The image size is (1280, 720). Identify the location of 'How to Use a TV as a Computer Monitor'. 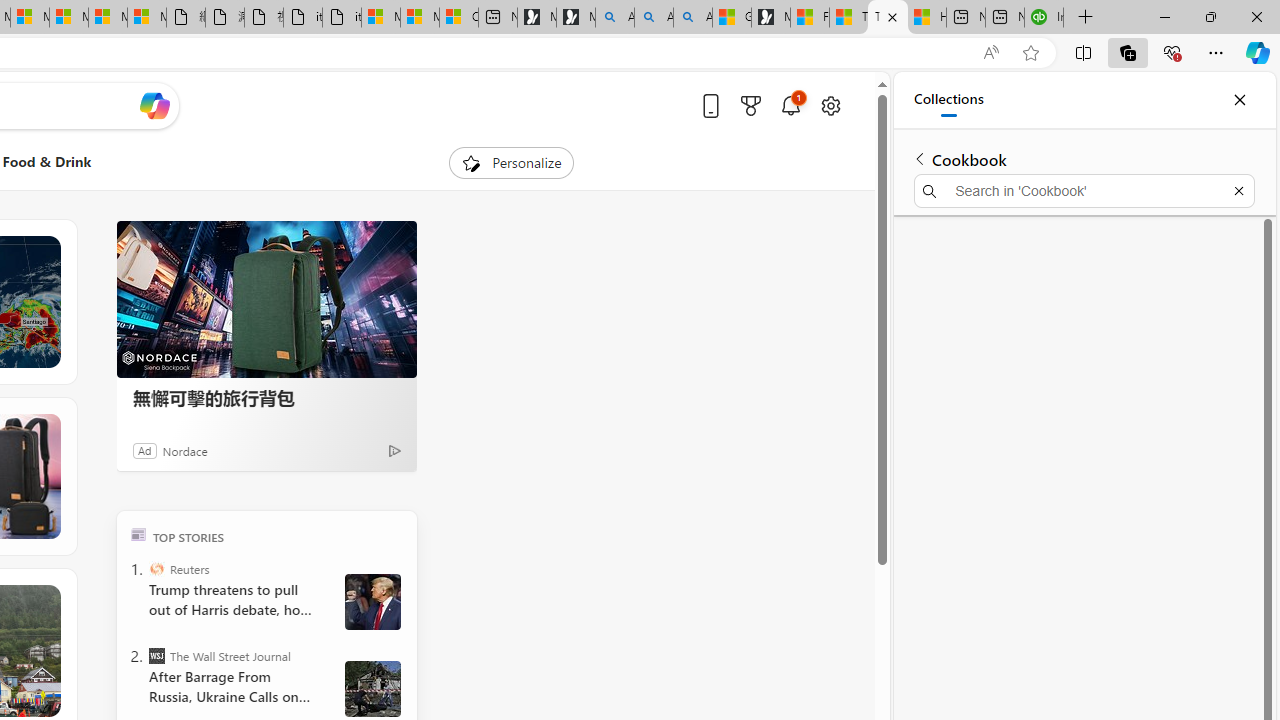
(925, 17).